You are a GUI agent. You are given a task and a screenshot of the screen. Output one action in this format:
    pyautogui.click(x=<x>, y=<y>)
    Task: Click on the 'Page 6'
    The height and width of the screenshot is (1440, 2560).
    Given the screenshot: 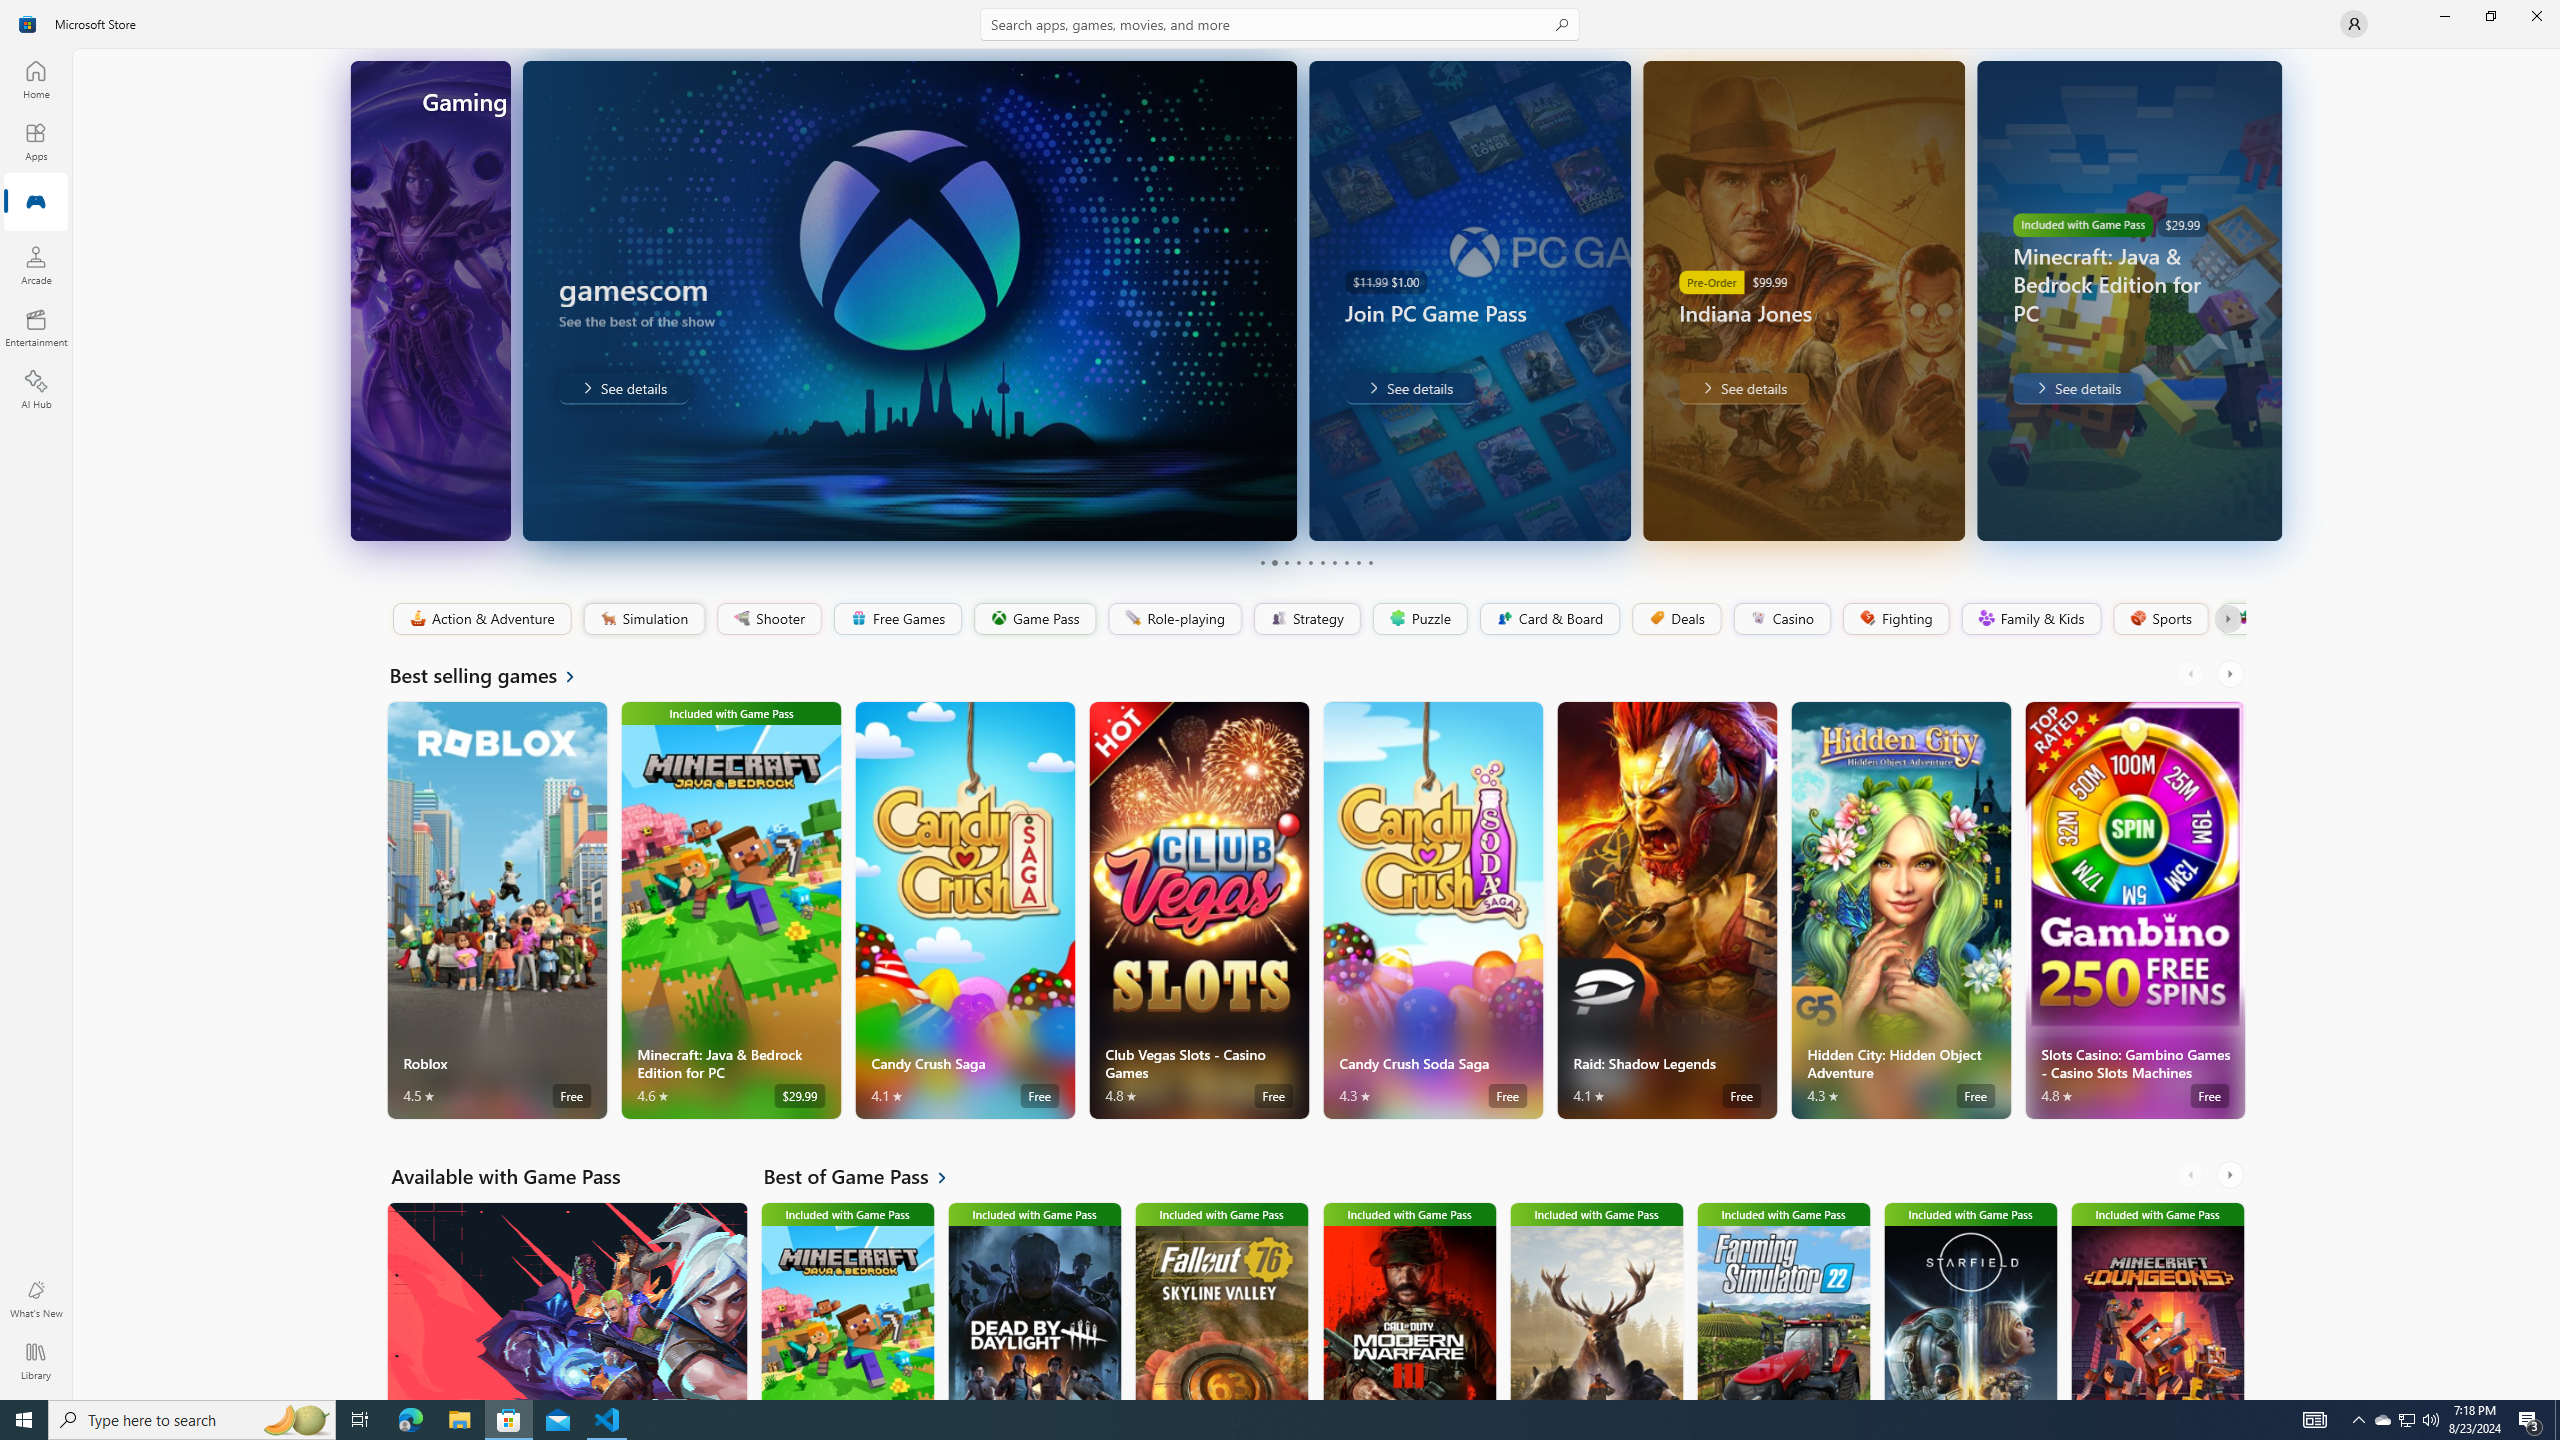 What is the action you would take?
    pyautogui.click(x=1321, y=562)
    